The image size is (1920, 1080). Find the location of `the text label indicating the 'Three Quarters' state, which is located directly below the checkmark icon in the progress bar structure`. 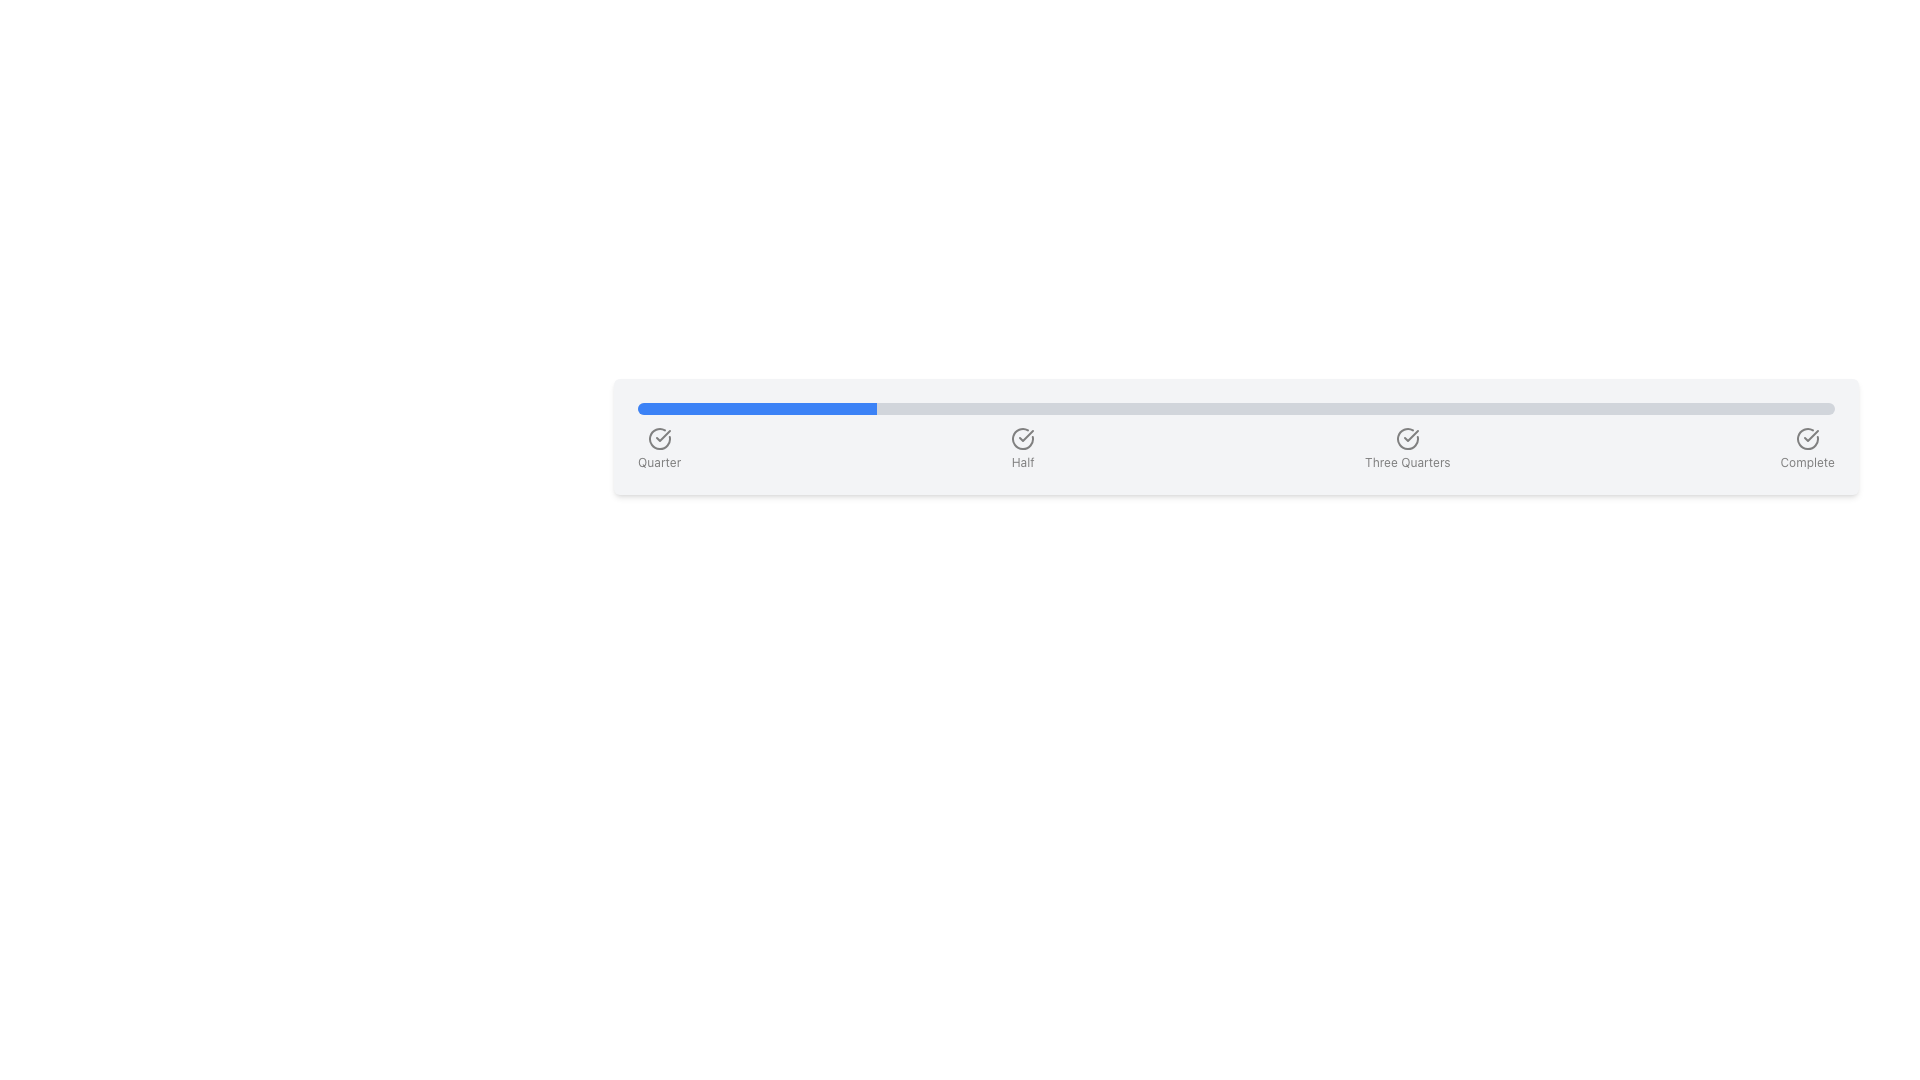

the text label indicating the 'Three Quarters' state, which is located directly below the checkmark icon in the progress bar structure is located at coordinates (1406, 462).